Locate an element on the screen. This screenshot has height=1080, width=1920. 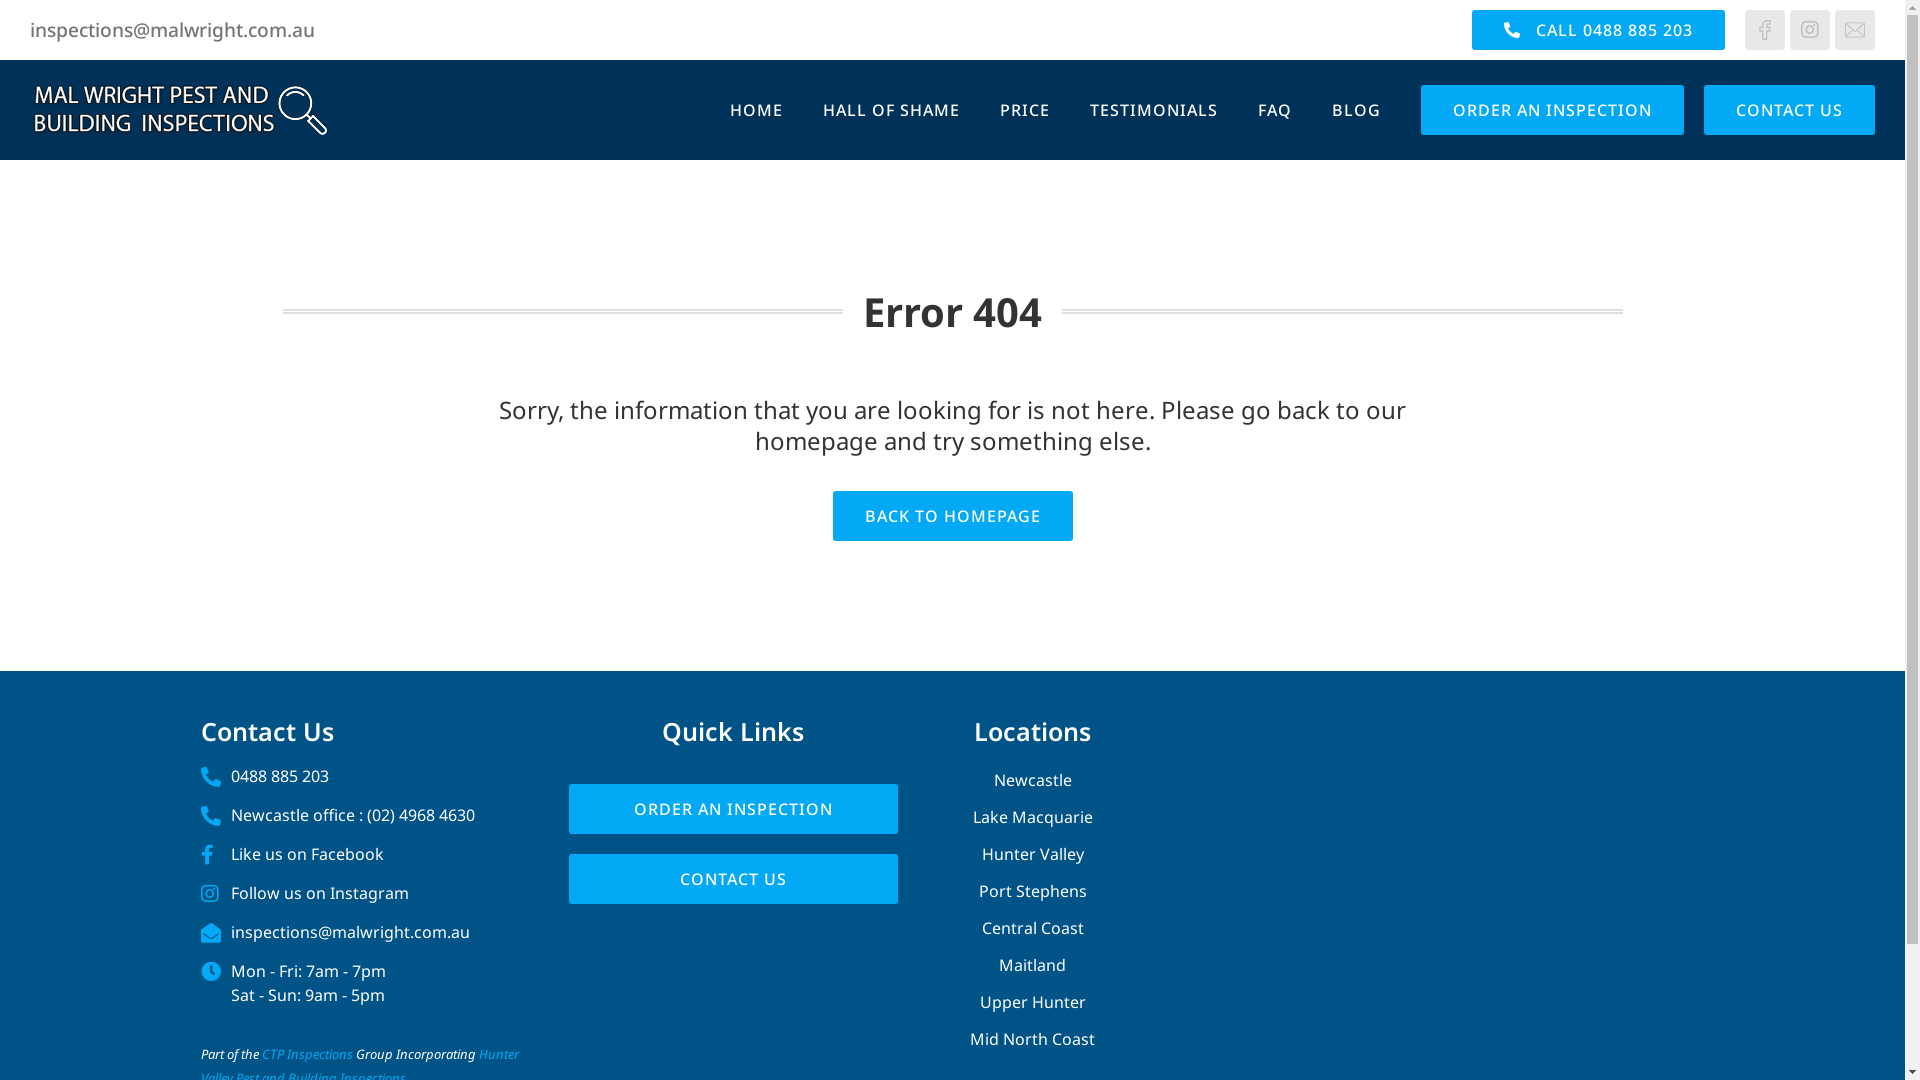
'Lake Macquarie' is located at coordinates (1032, 817).